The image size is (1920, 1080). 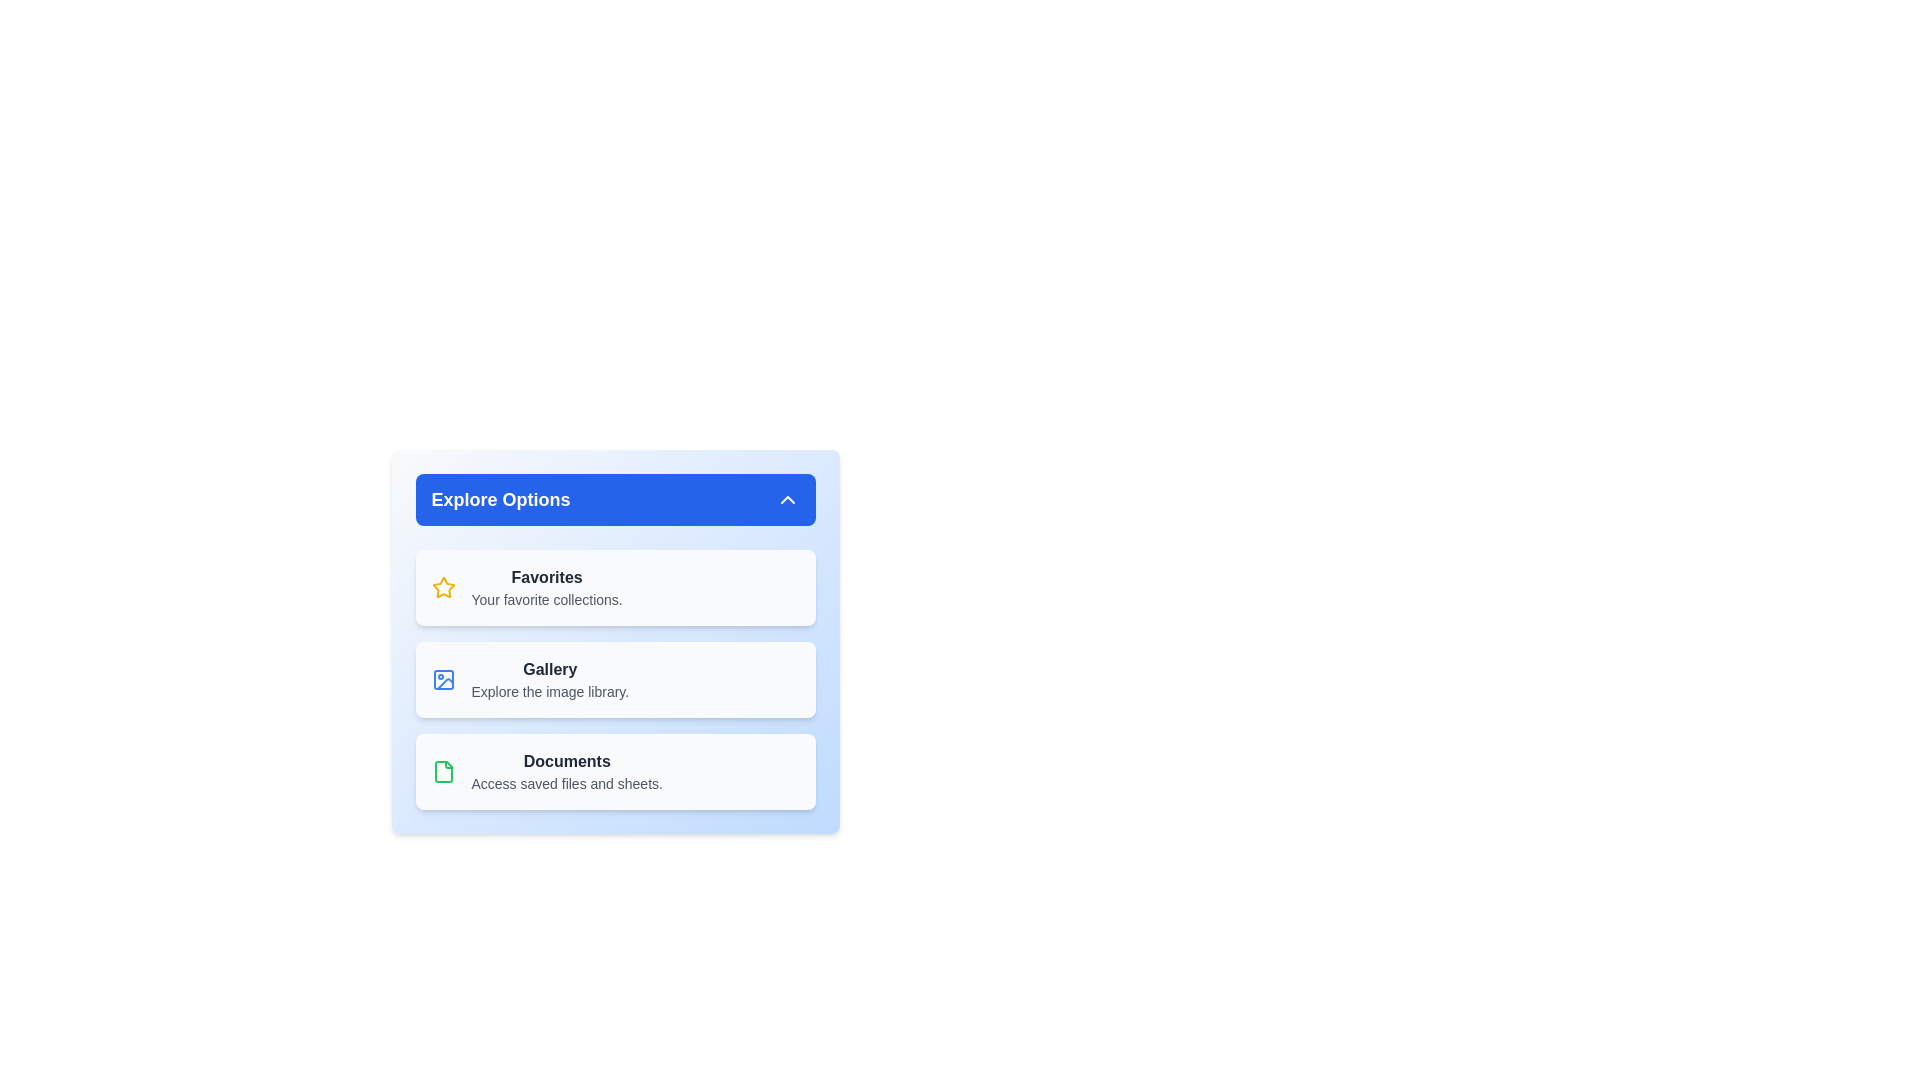 What do you see at coordinates (550, 670) in the screenshot?
I see `the 'Gallery' static text label, which serves as the title for the Gallery option in a vertical list of options, located between 'Favorites' and 'Documents'` at bounding box center [550, 670].